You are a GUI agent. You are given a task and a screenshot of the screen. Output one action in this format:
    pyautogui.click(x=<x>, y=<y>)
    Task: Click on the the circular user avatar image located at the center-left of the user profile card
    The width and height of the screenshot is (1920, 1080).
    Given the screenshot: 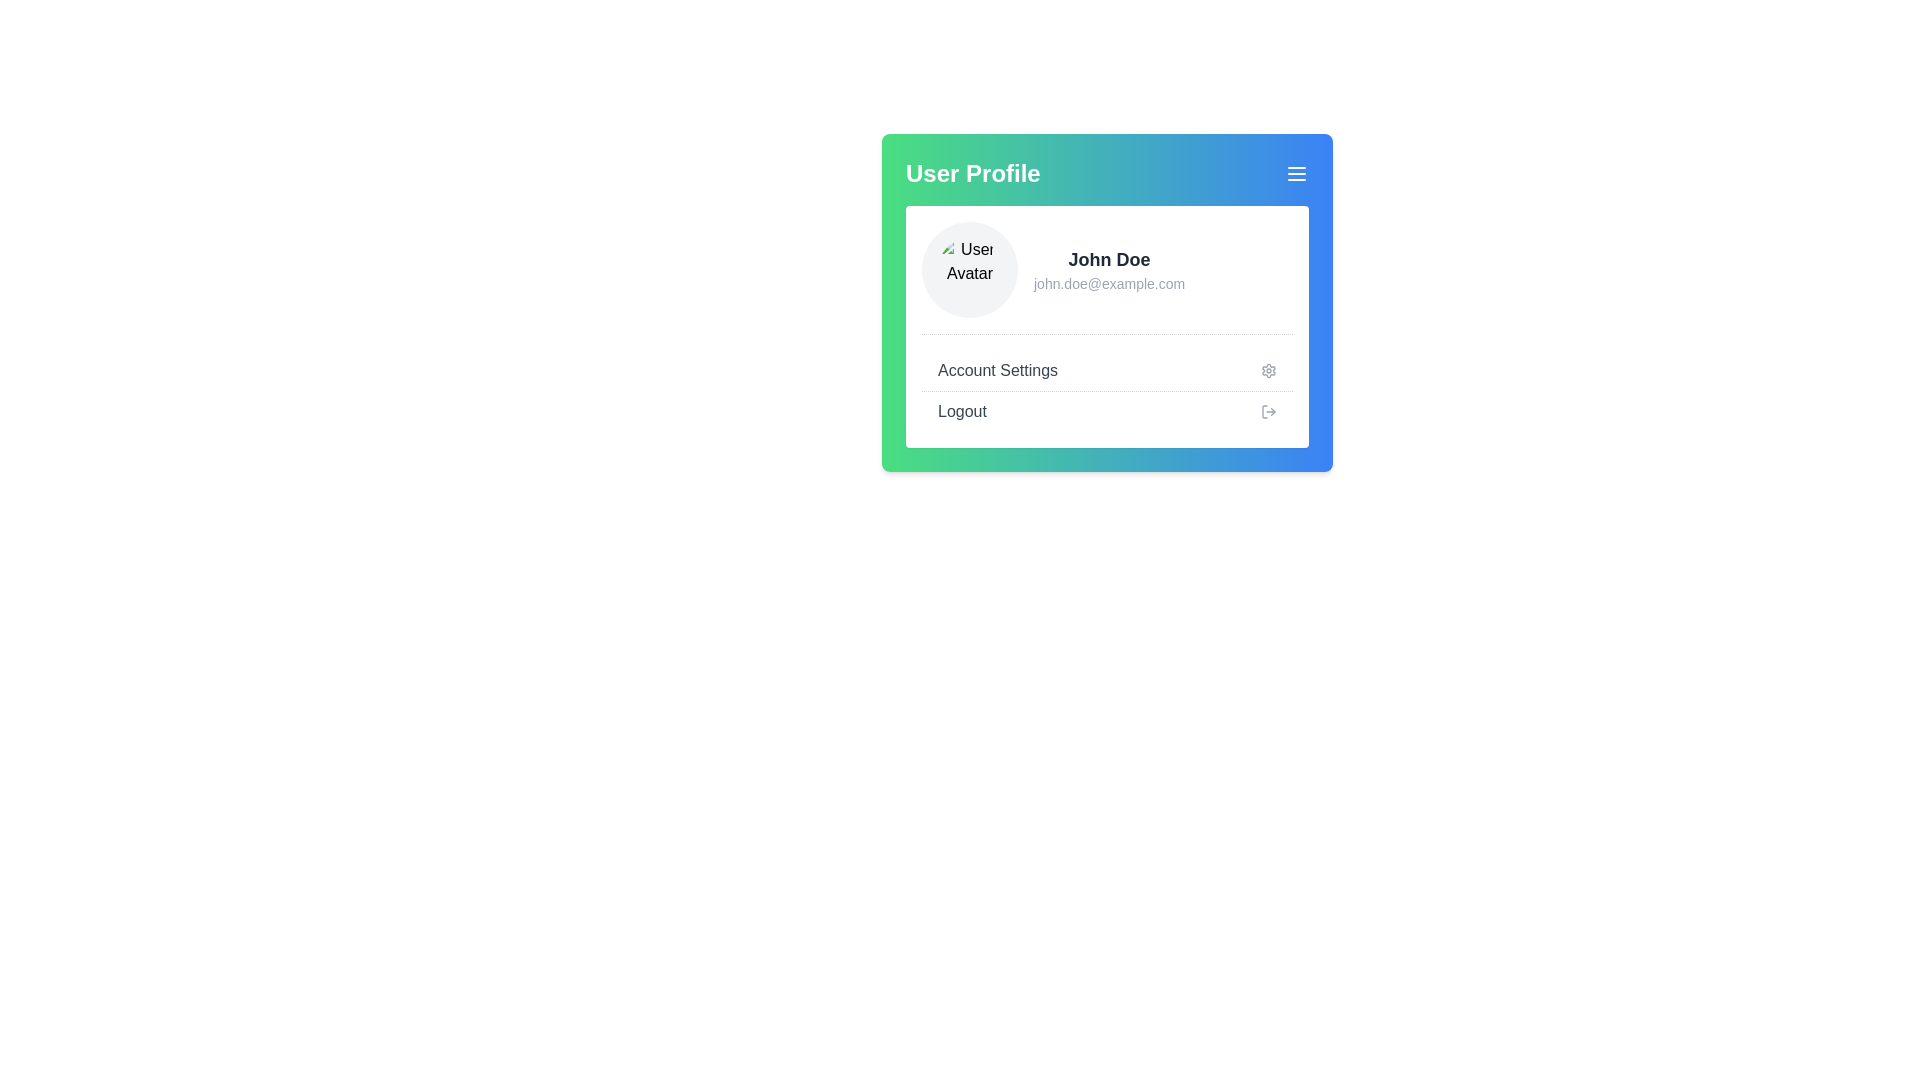 What is the action you would take?
    pyautogui.click(x=969, y=270)
    